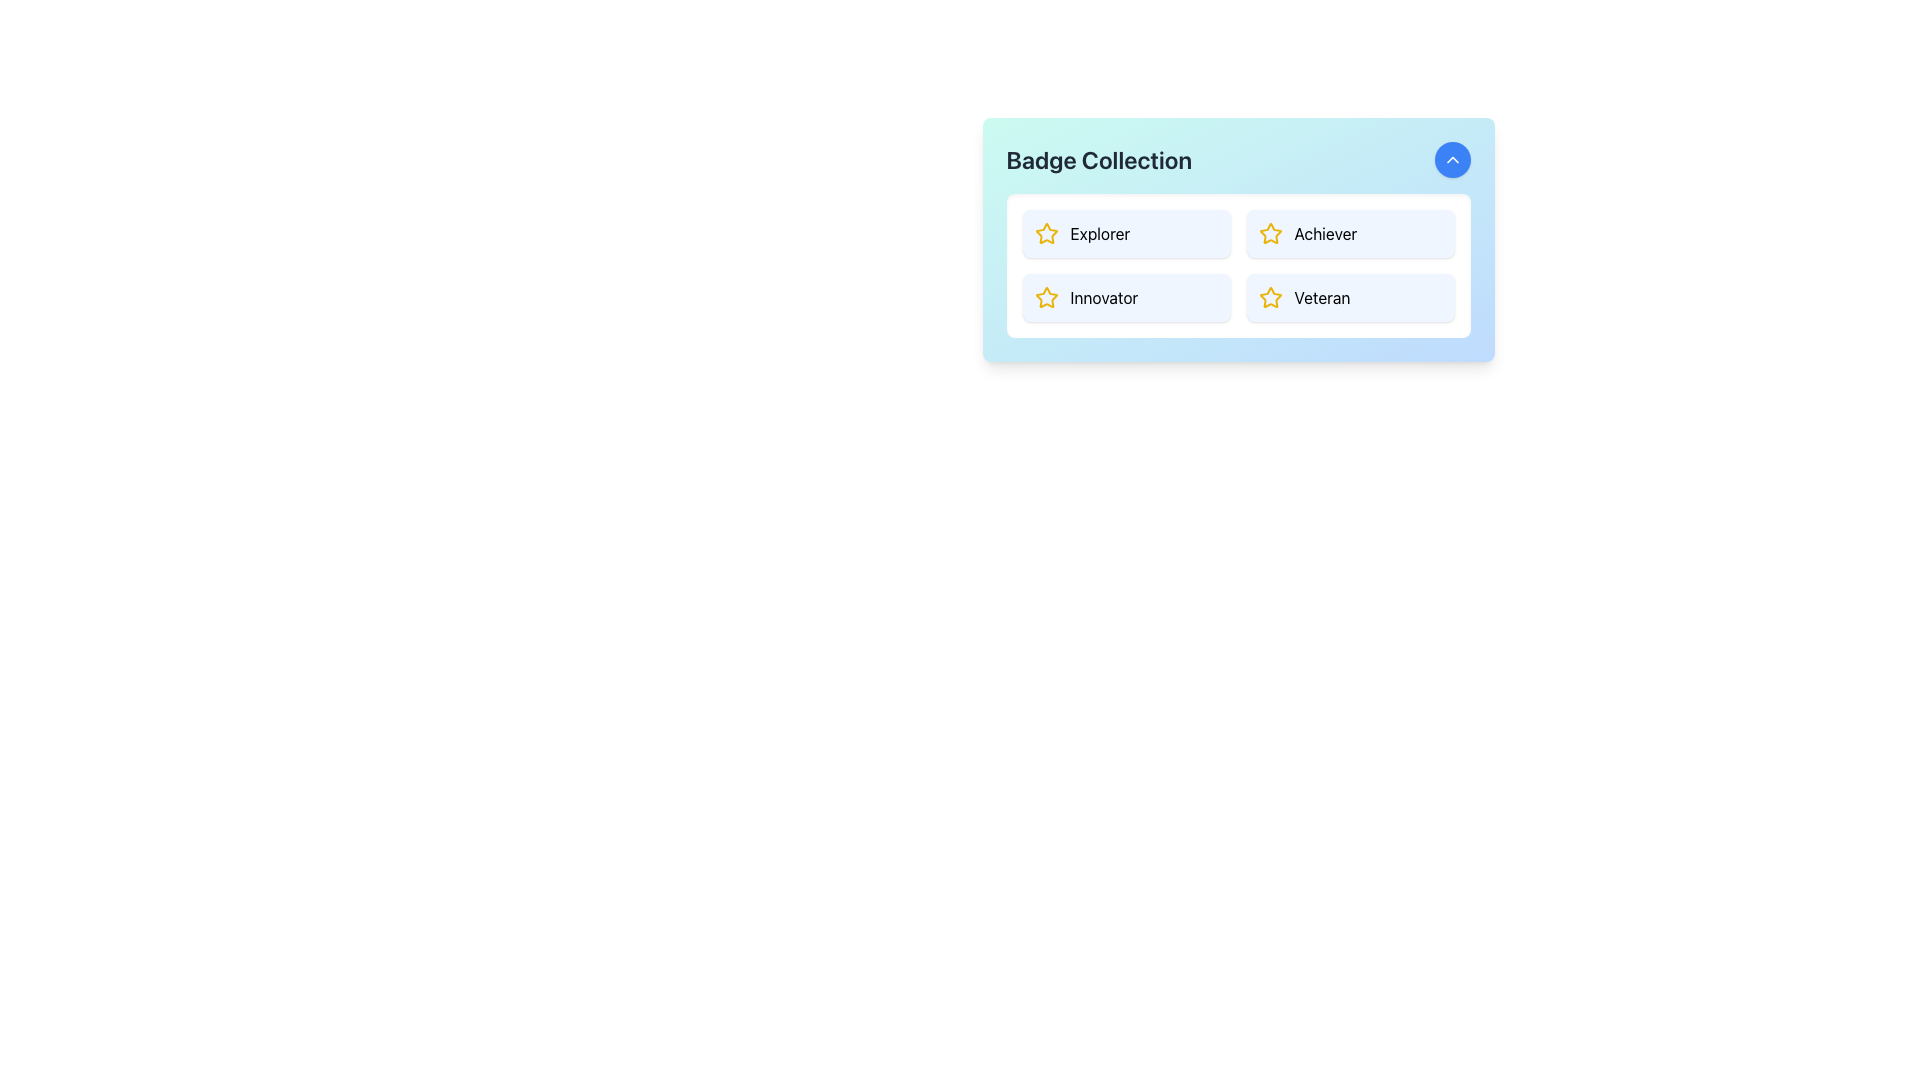  What do you see at coordinates (1099, 233) in the screenshot?
I see `the text label for the badge named 'Explorer', which is the first badge in the grid layout, located in the top-left quadrant with a star icon to its left` at bounding box center [1099, 233].